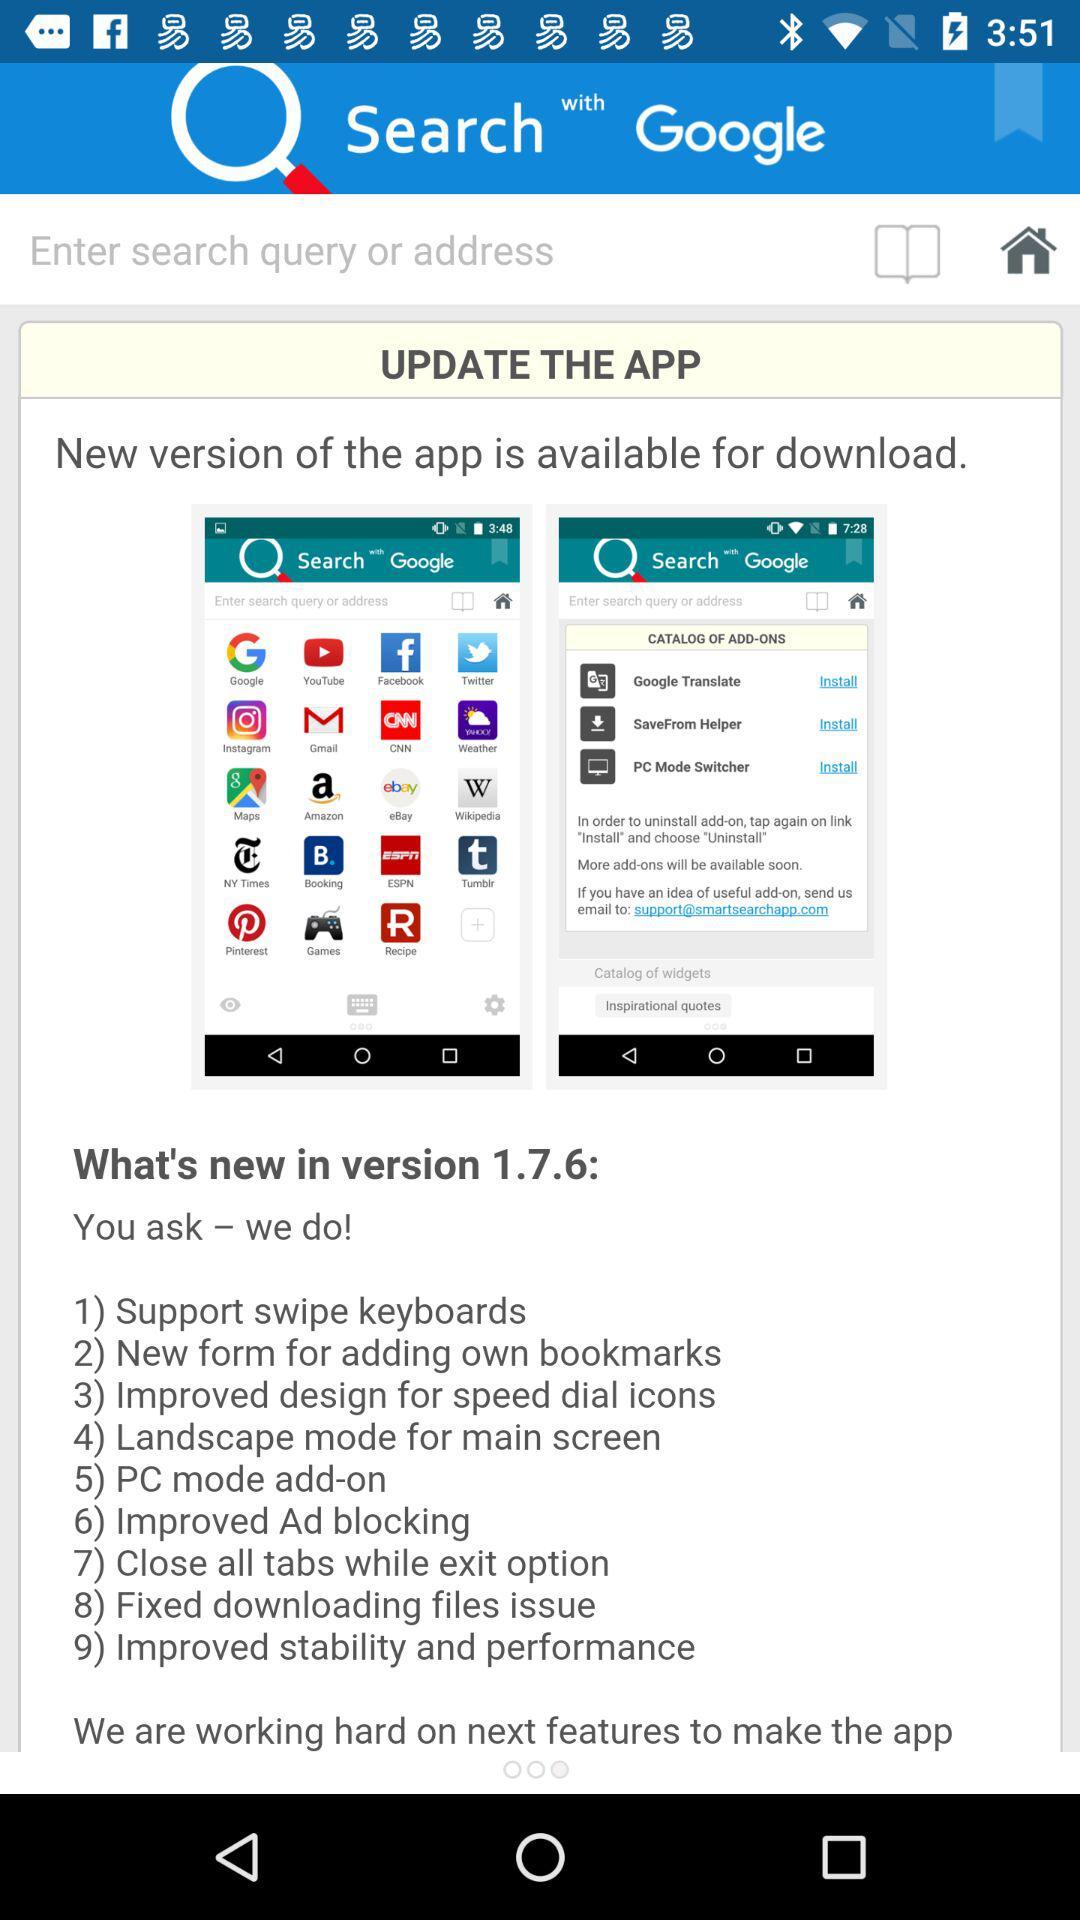  Describe the element at coordinates (912, 248) in the screenshot. I see `the book icon` at that location.